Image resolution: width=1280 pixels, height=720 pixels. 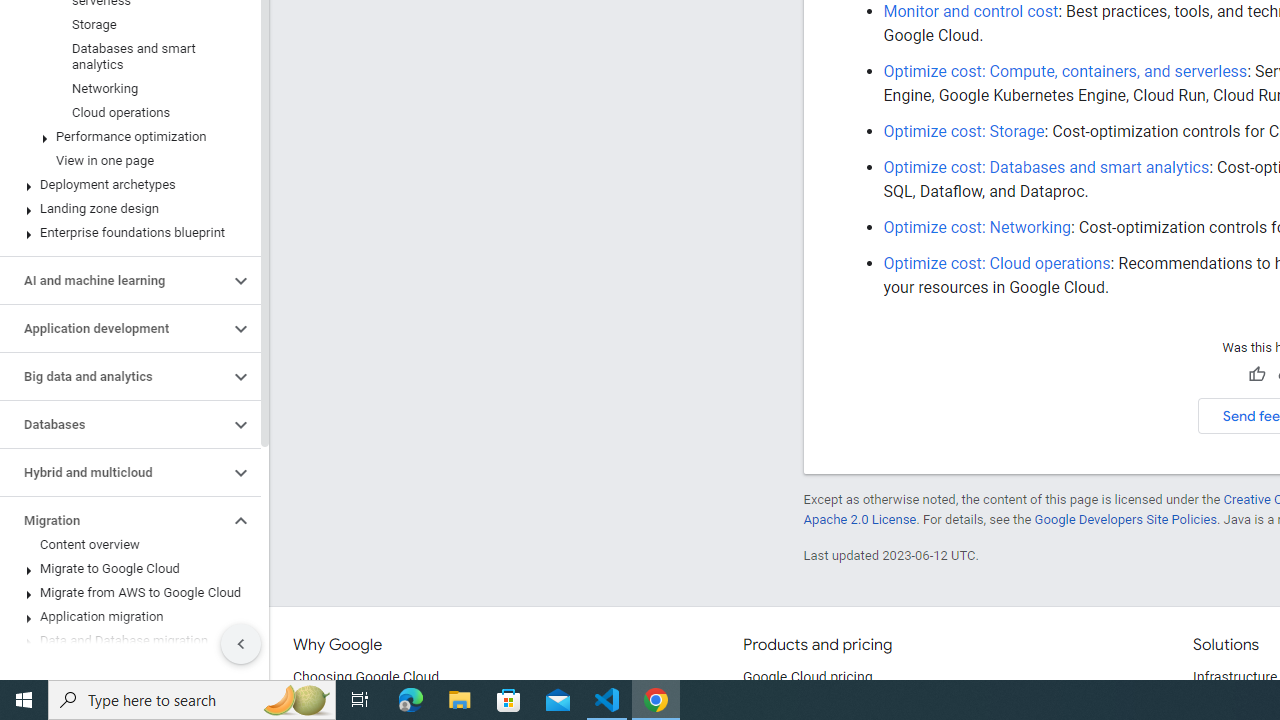 What do you see at coordinates (963, 131) in the screenshot?
I see `'Optimize cost: Storage'` at bounding box center [963, 131].